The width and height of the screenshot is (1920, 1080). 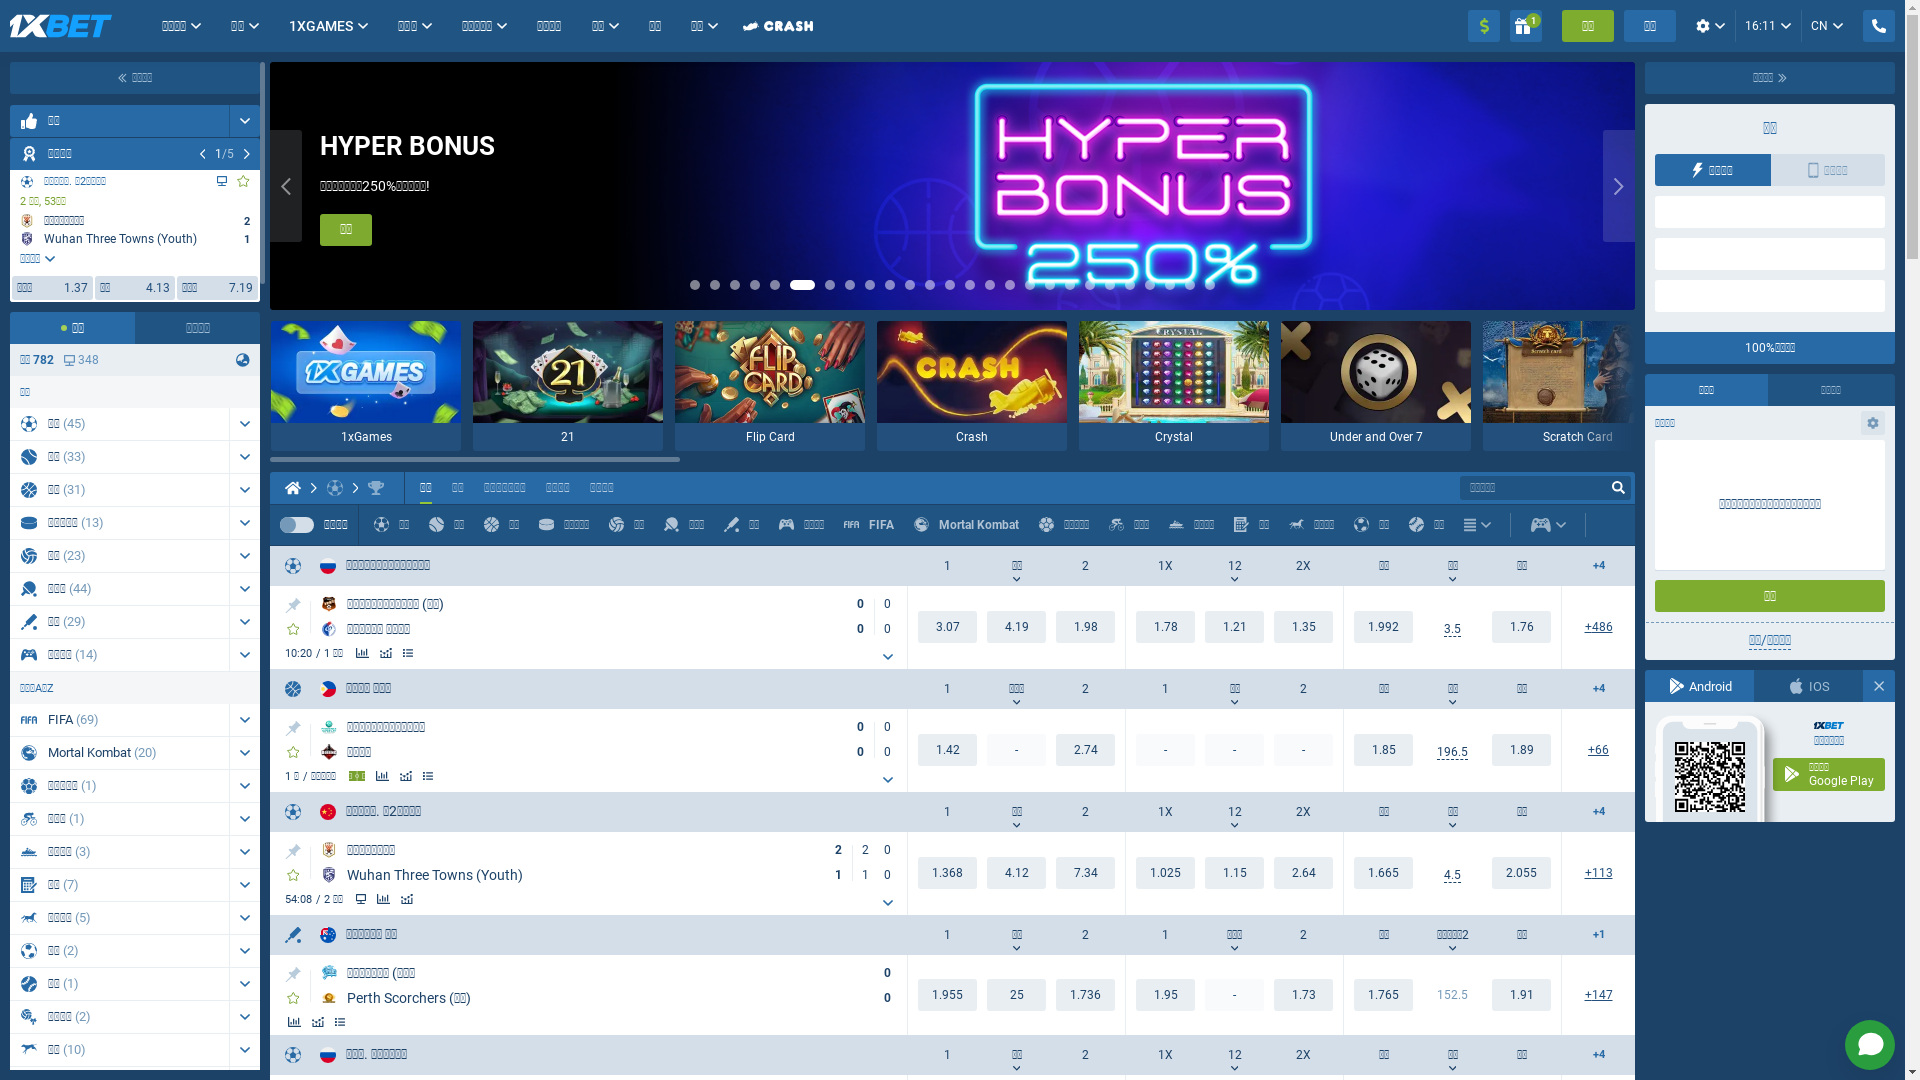 I want to click on '1.95', so click(x=1165, y=995).